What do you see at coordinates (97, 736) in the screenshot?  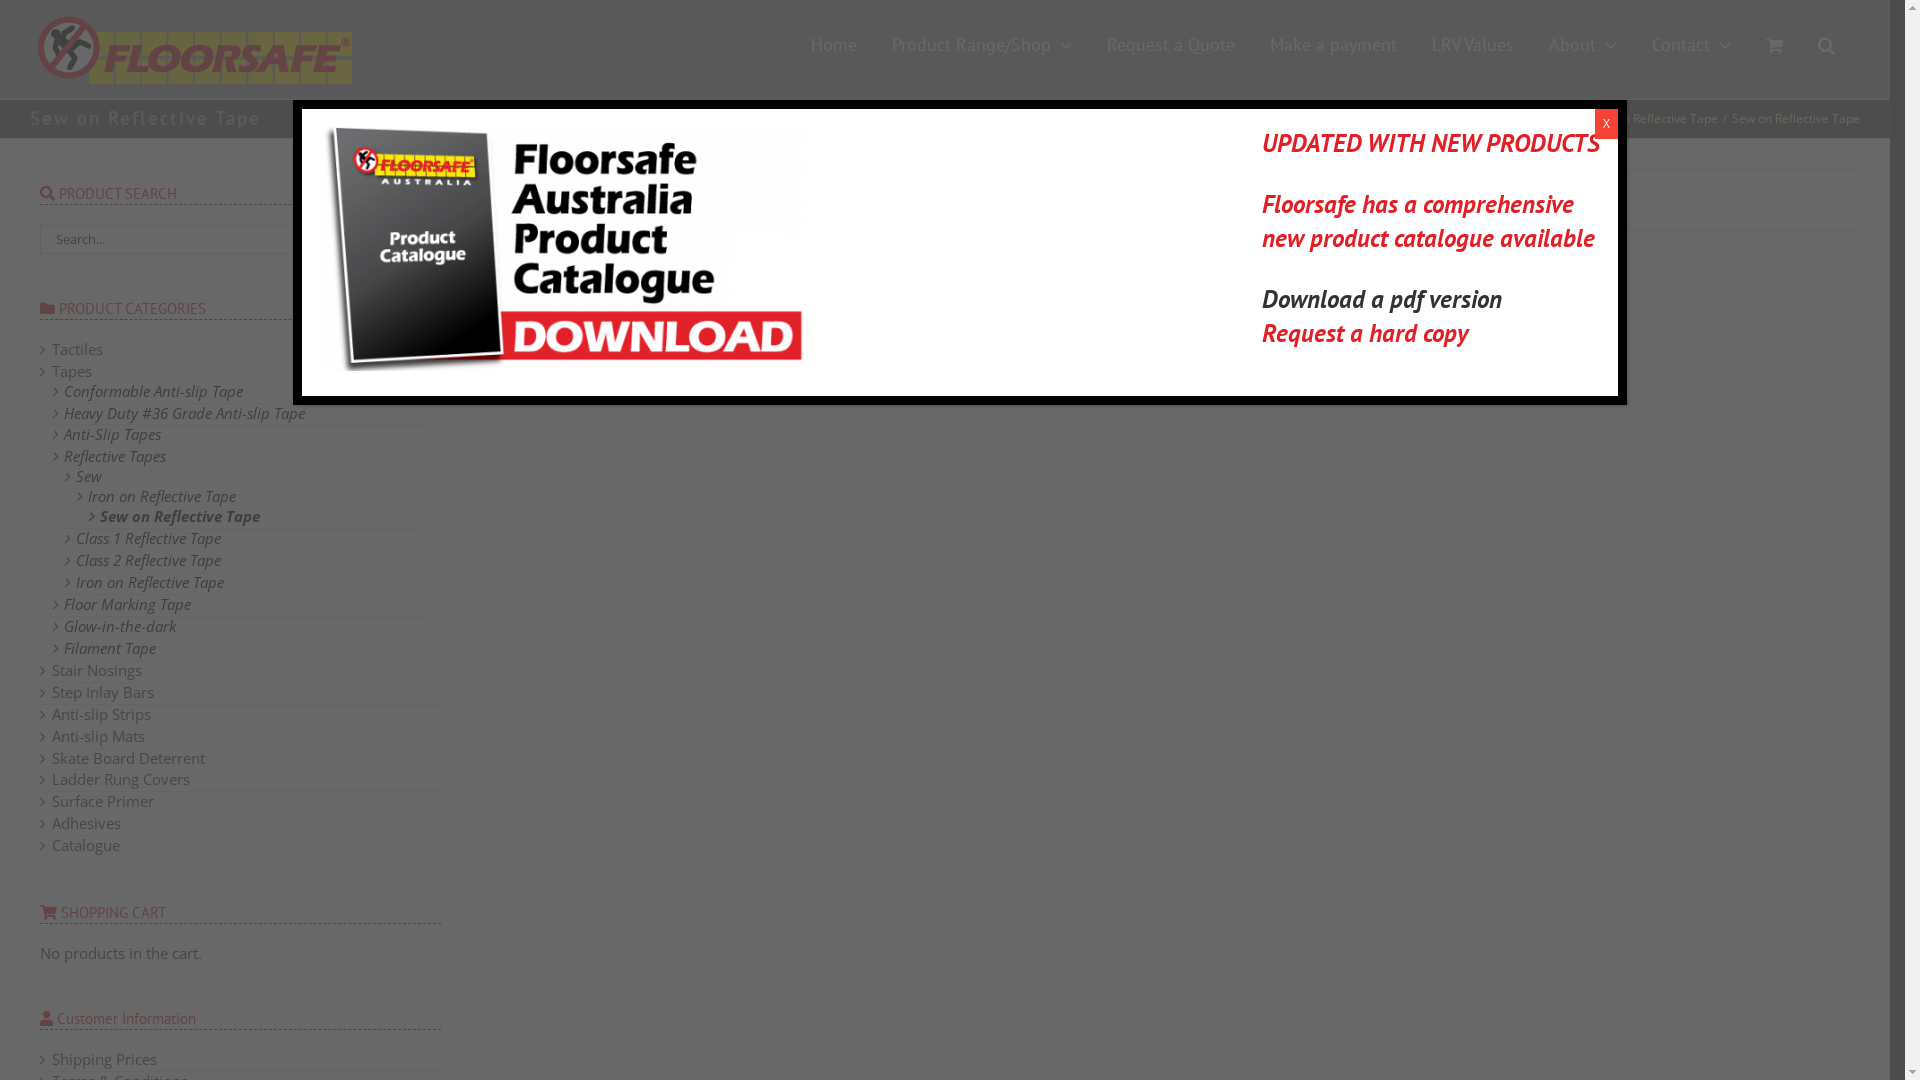 I see `'Anti-slip Mats'` at bounding box center [97, 736].